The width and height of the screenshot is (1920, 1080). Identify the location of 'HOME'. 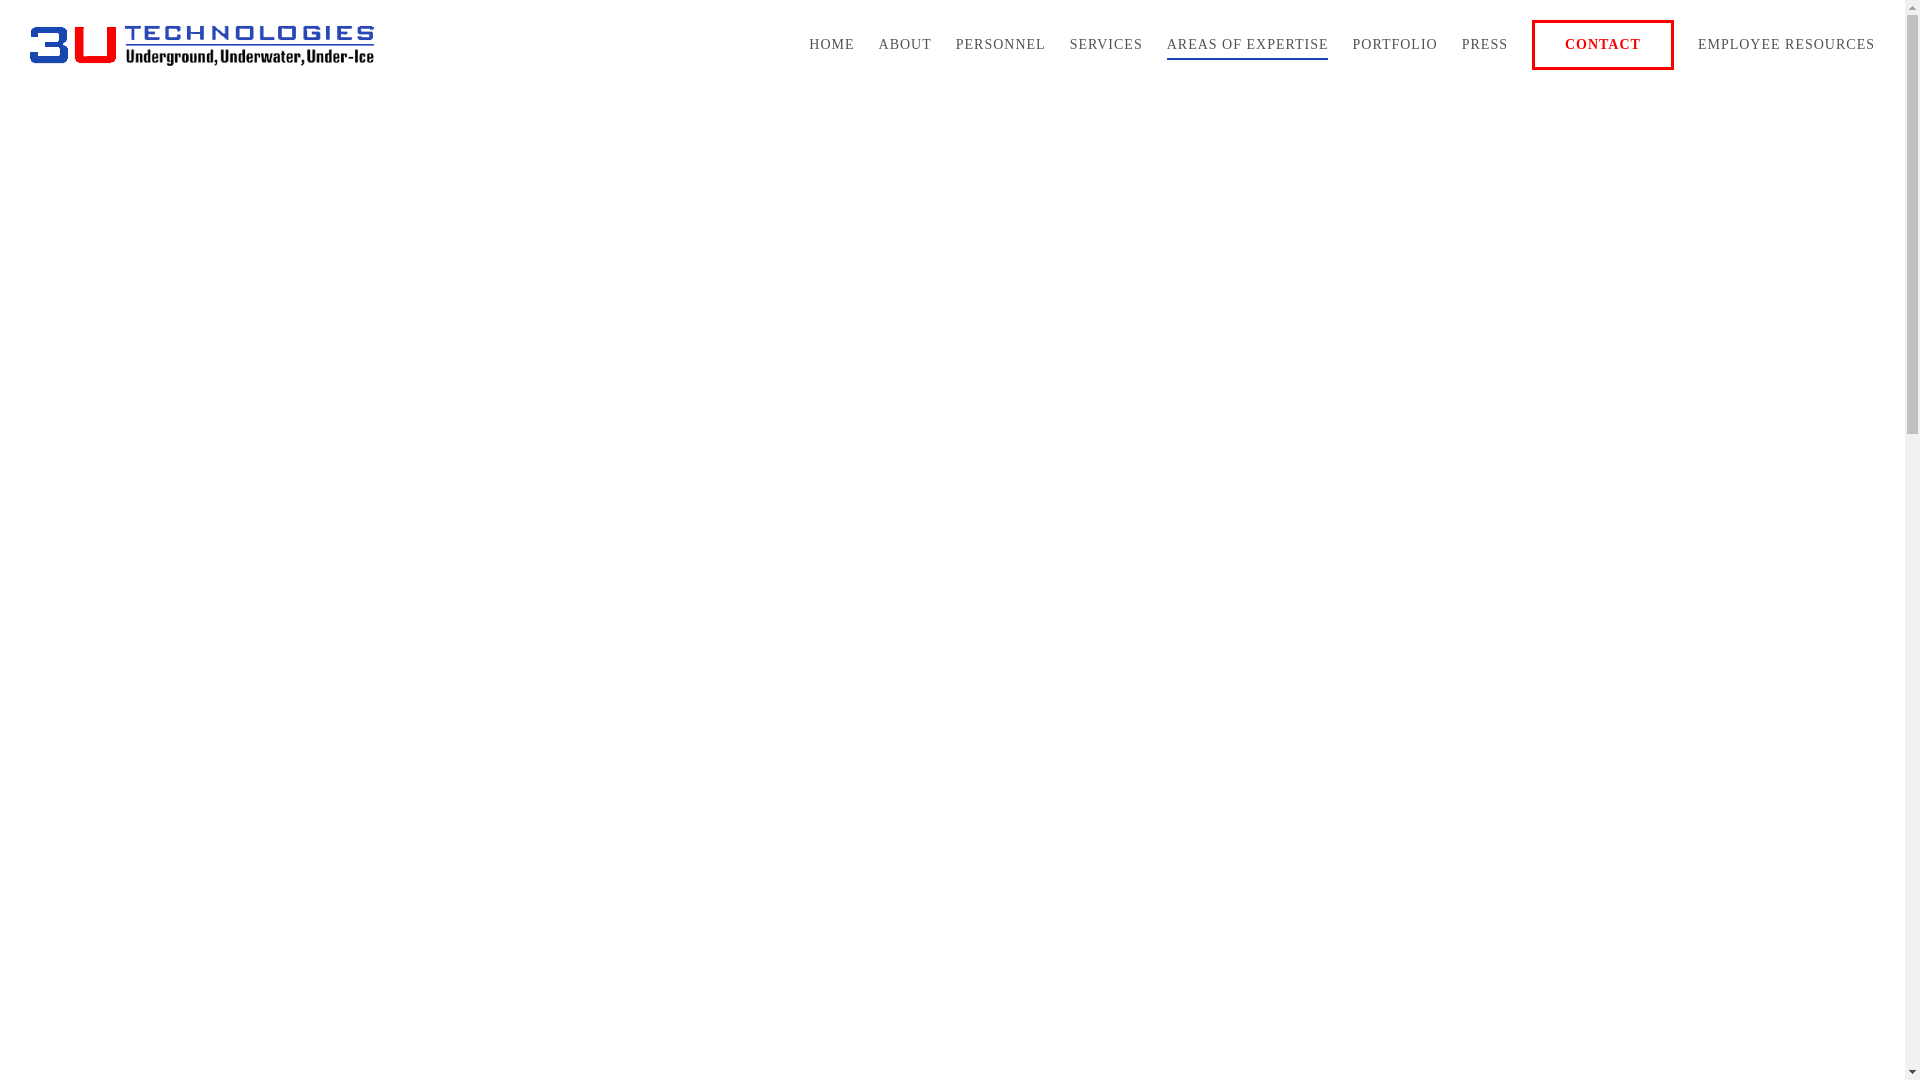
(831, 45).